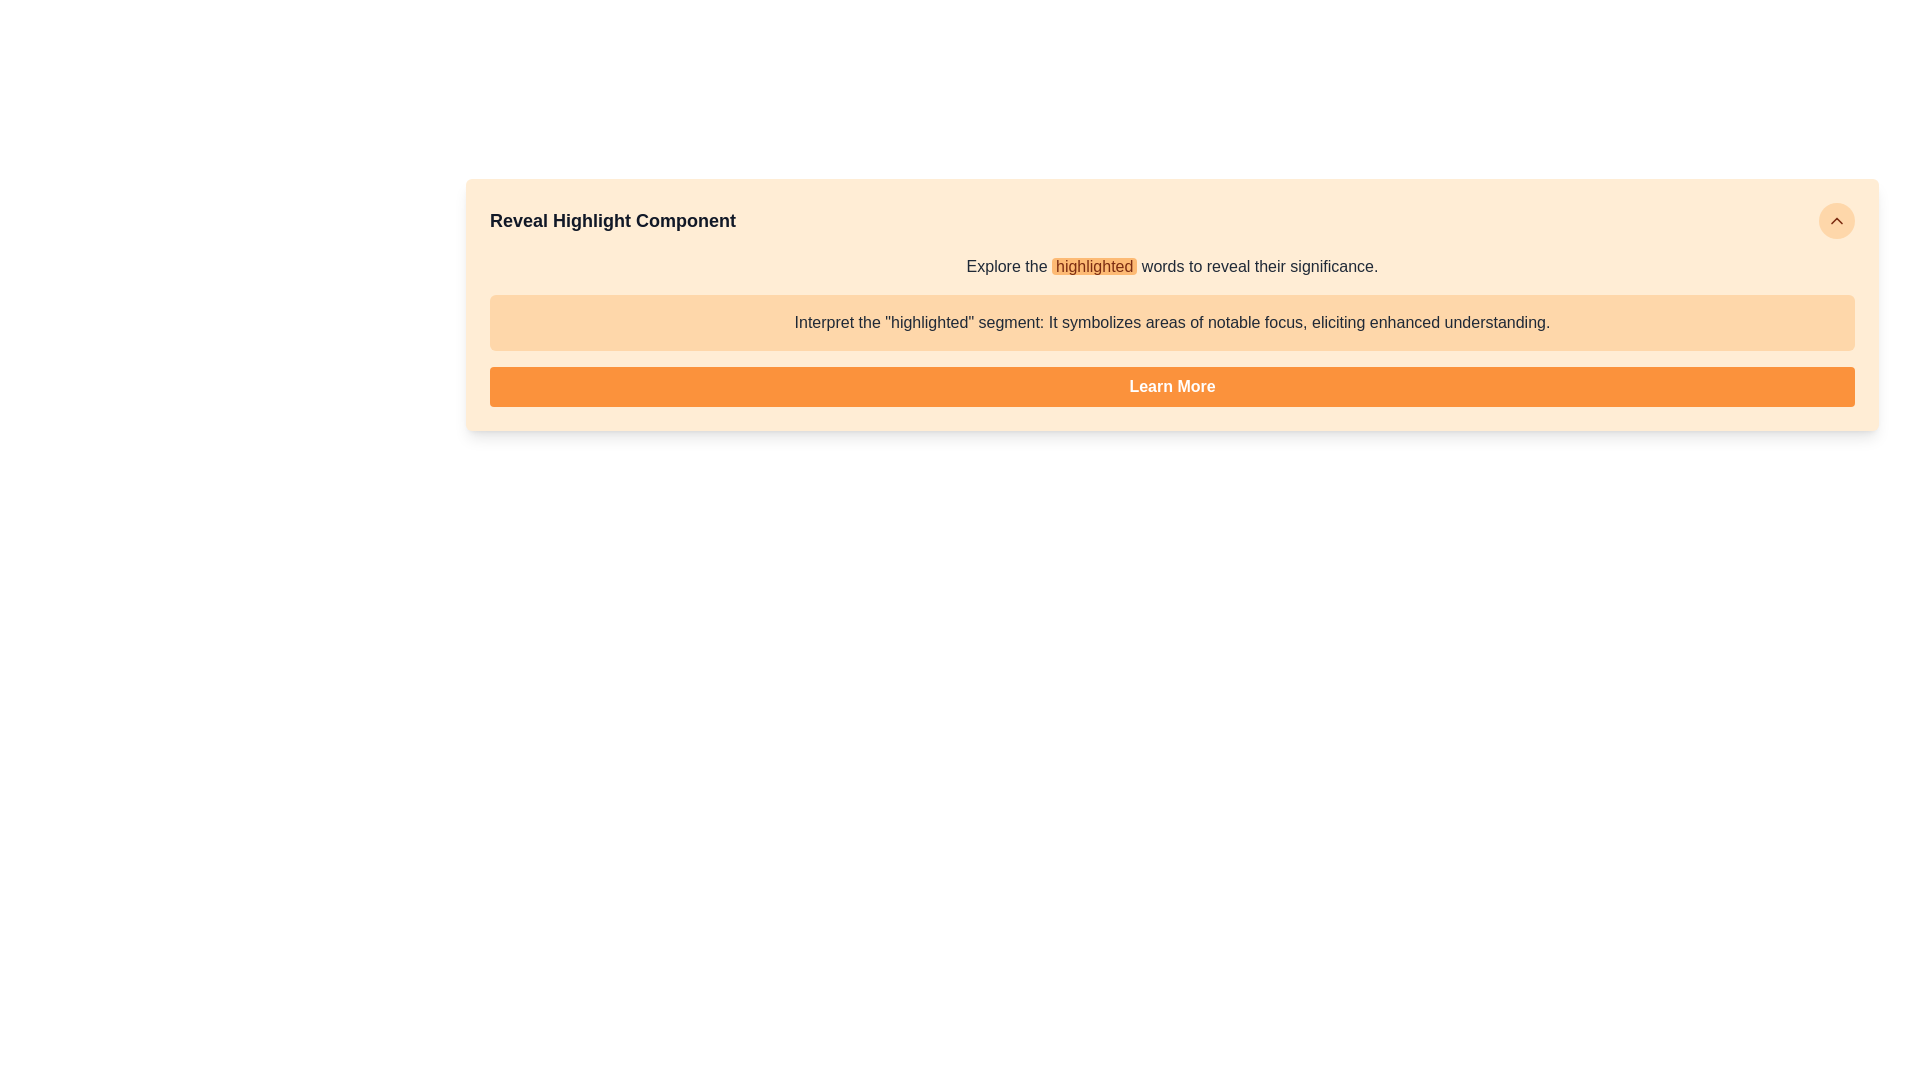 This screenshot has width=1920, height=1080. I want to click on the Static Text Block that displays the phrase: "Interpret the 'highlighted' segment: It symbolizes areas of notable focus, eliciting enhanced understanding.", so click(1172, 322).